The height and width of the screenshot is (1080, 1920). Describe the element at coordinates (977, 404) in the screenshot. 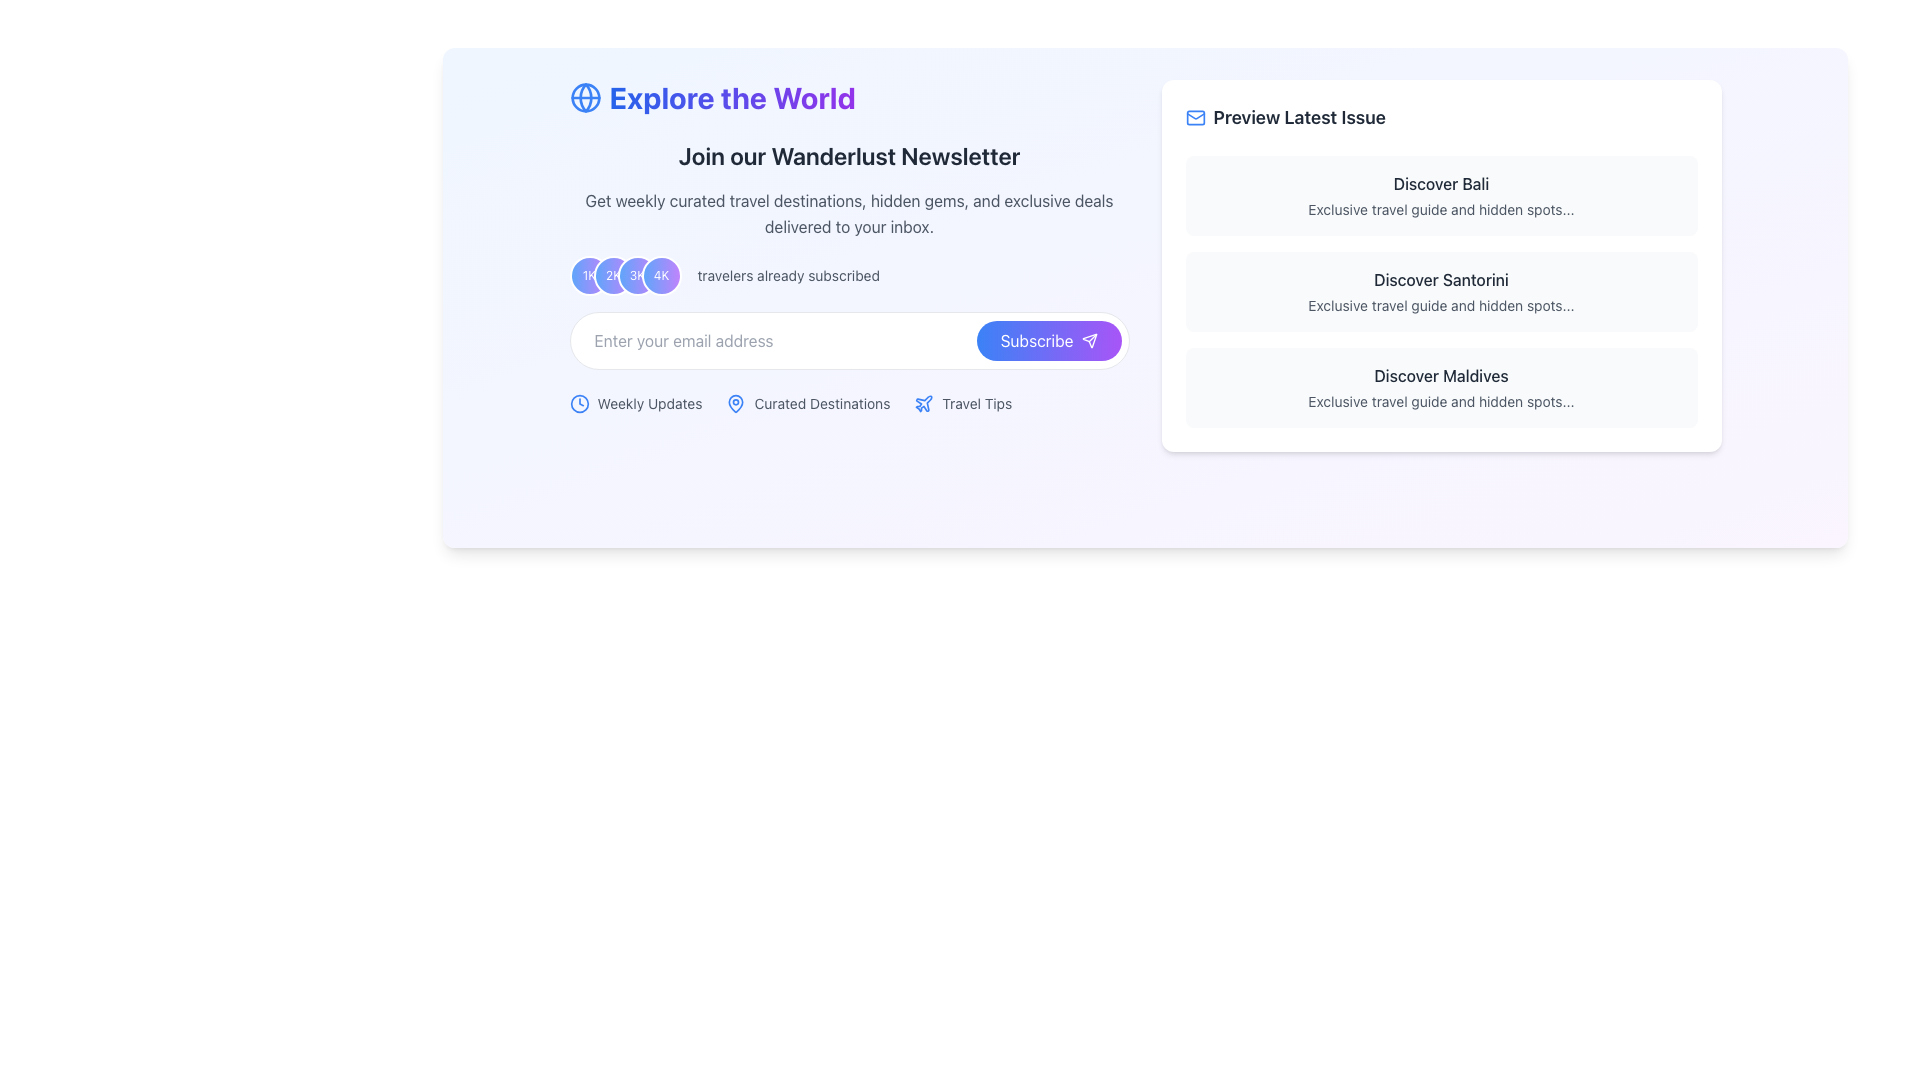

I see `the text label displaying 'Travel Tips' in gray, located to the left of the 'Preview Latest Issue' panel, following 'Weekly Updates' and 'Curated Destinations'` at that location.